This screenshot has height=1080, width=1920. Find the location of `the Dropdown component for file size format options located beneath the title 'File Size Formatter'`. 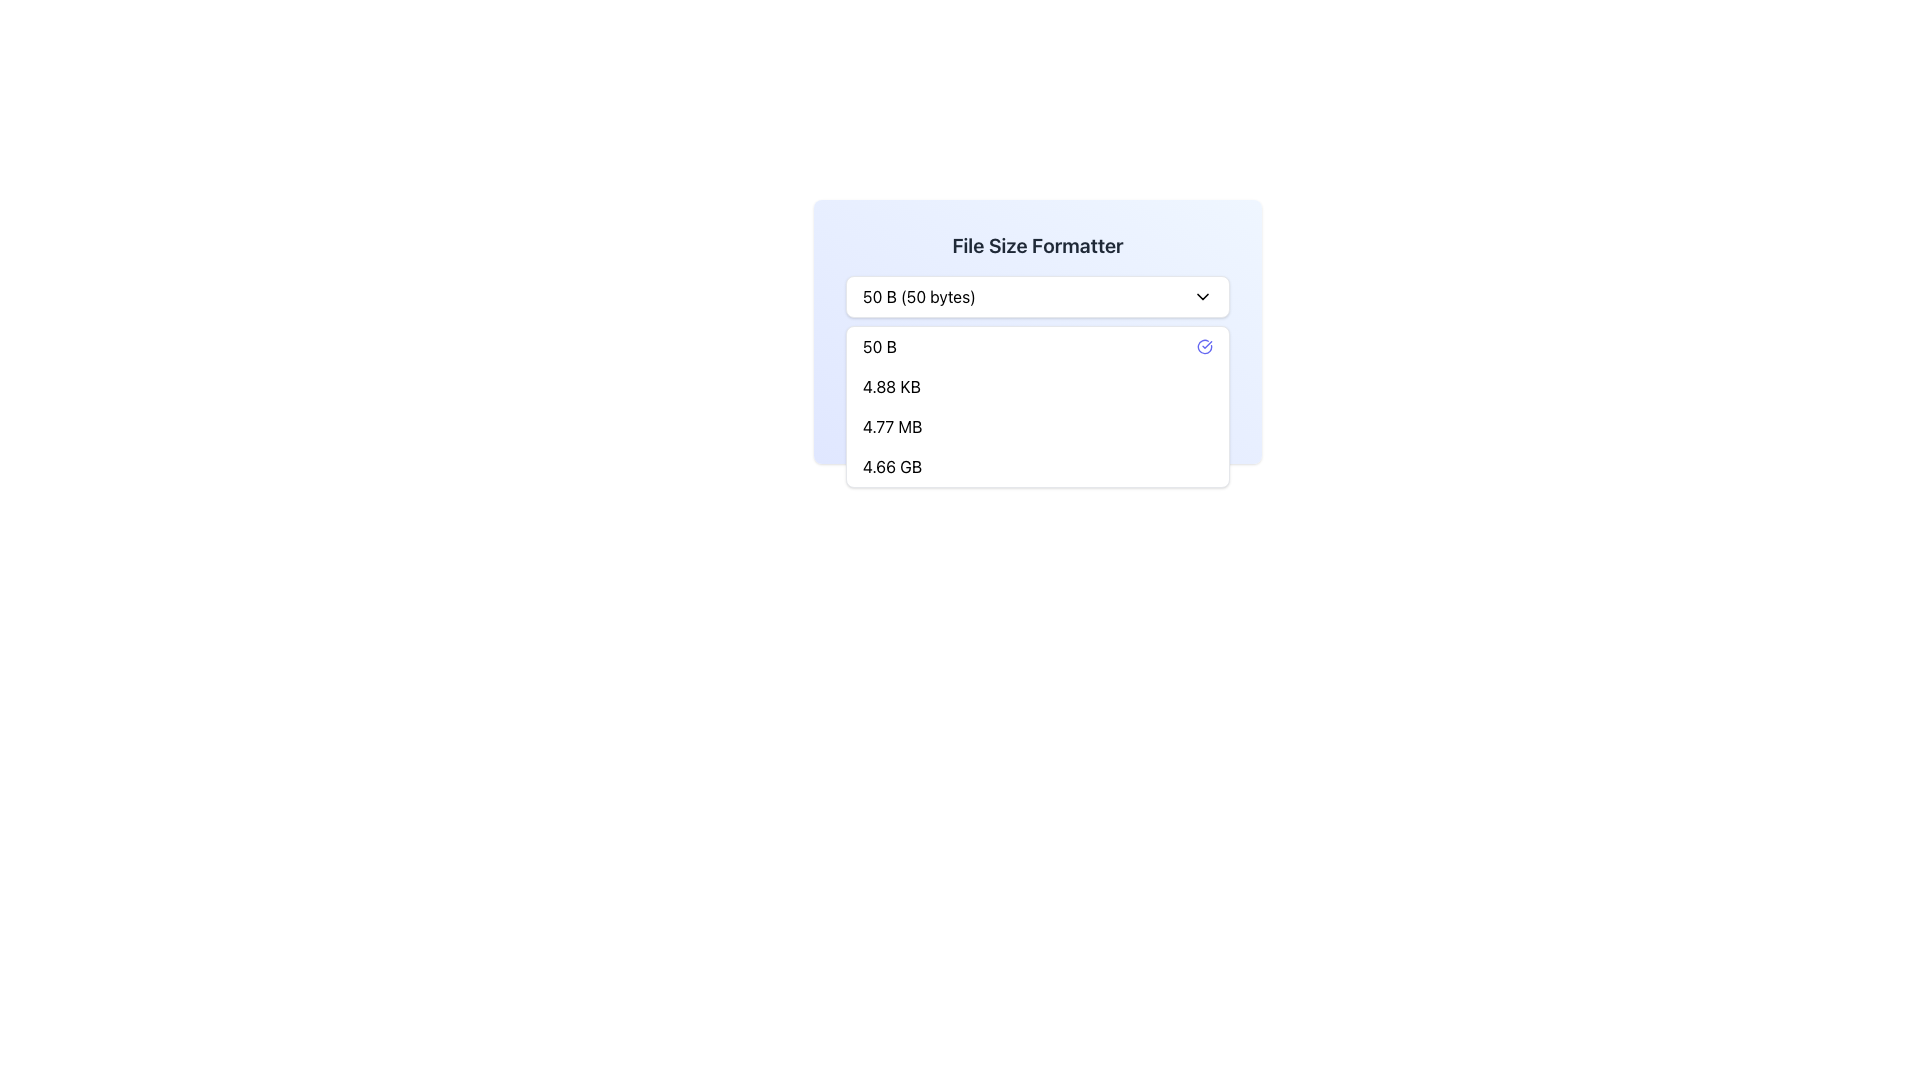

the Dropdown component for file size format options located beneath the title 'File Size Formatter' is located at coordinates (1037, 330).